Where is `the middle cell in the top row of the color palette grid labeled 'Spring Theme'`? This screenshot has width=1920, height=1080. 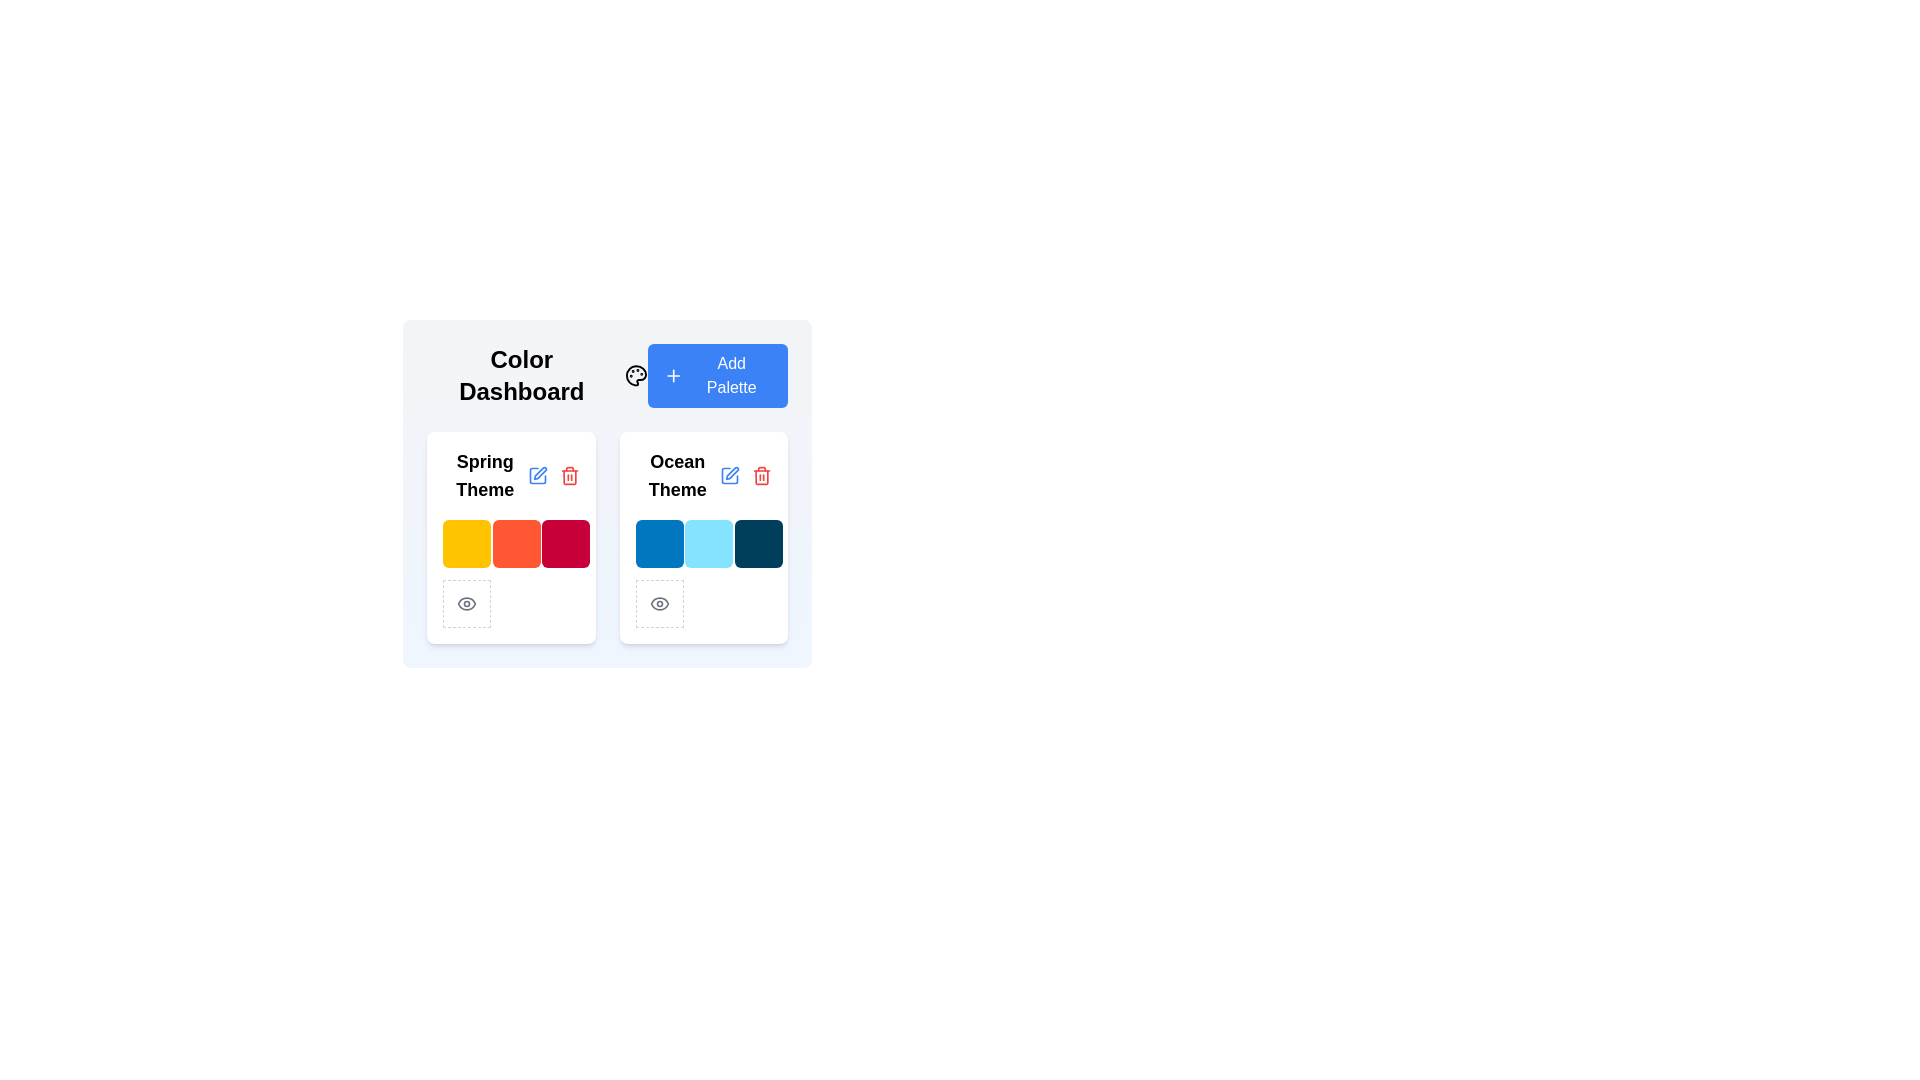
the middle cell in the top row of the color palette grid labeled 'Spring Theme' is located at coordinates (516, 543).